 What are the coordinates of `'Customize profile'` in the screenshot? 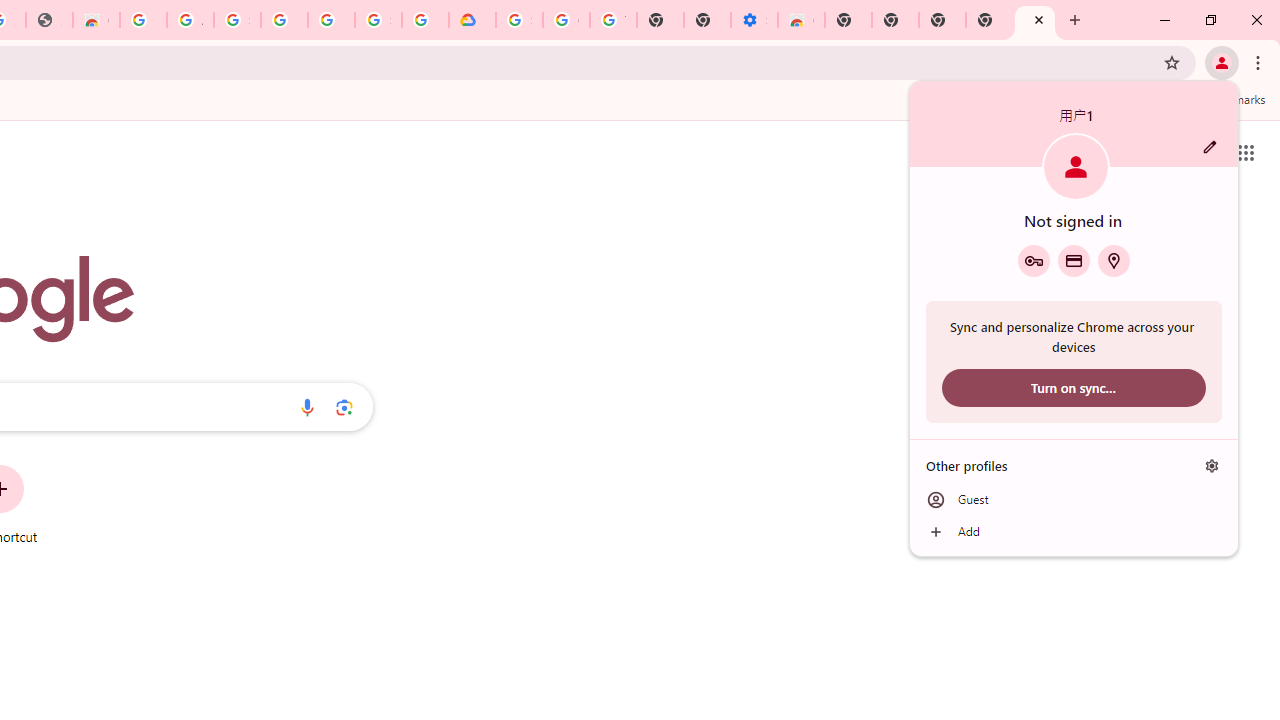 It's located at (1209, 146).